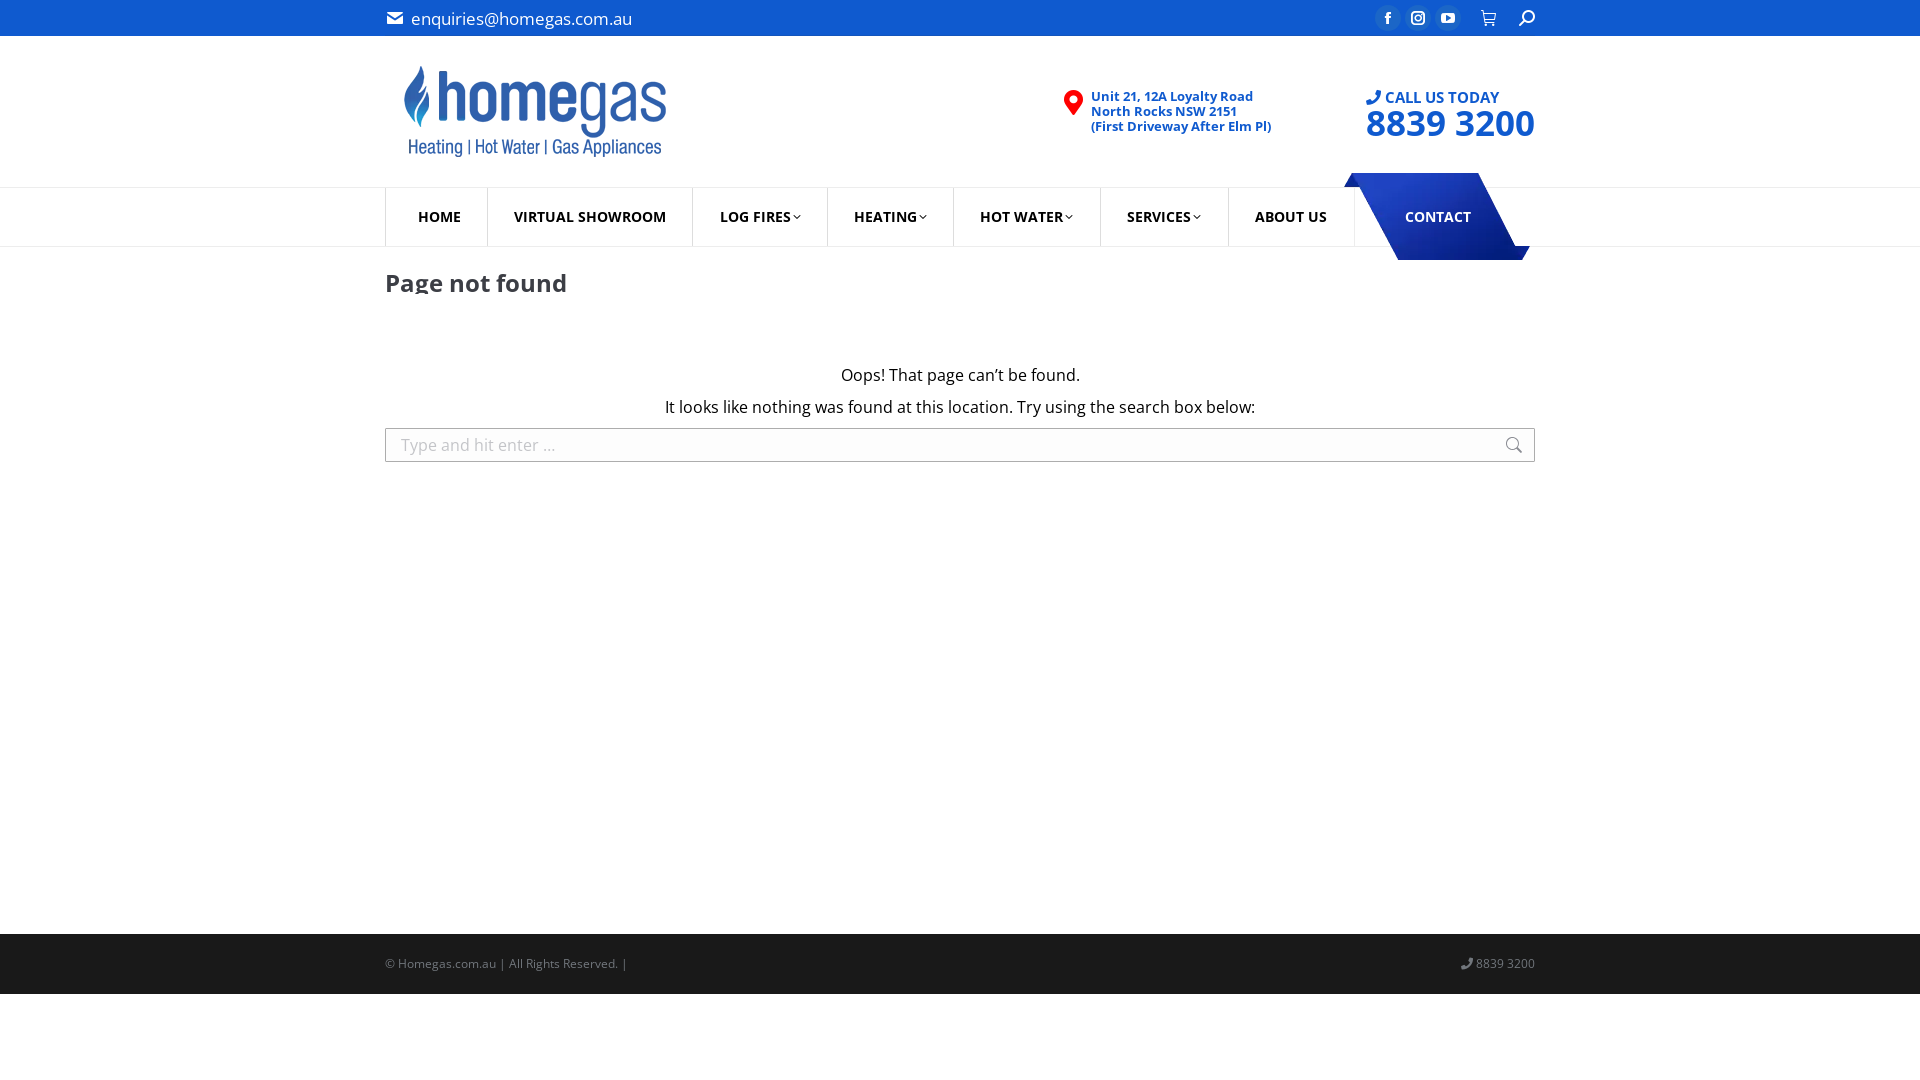 This screenshot has width=1920, height=1080. I want to click on 'Facebook page opens in new window', so click(1373, 18).